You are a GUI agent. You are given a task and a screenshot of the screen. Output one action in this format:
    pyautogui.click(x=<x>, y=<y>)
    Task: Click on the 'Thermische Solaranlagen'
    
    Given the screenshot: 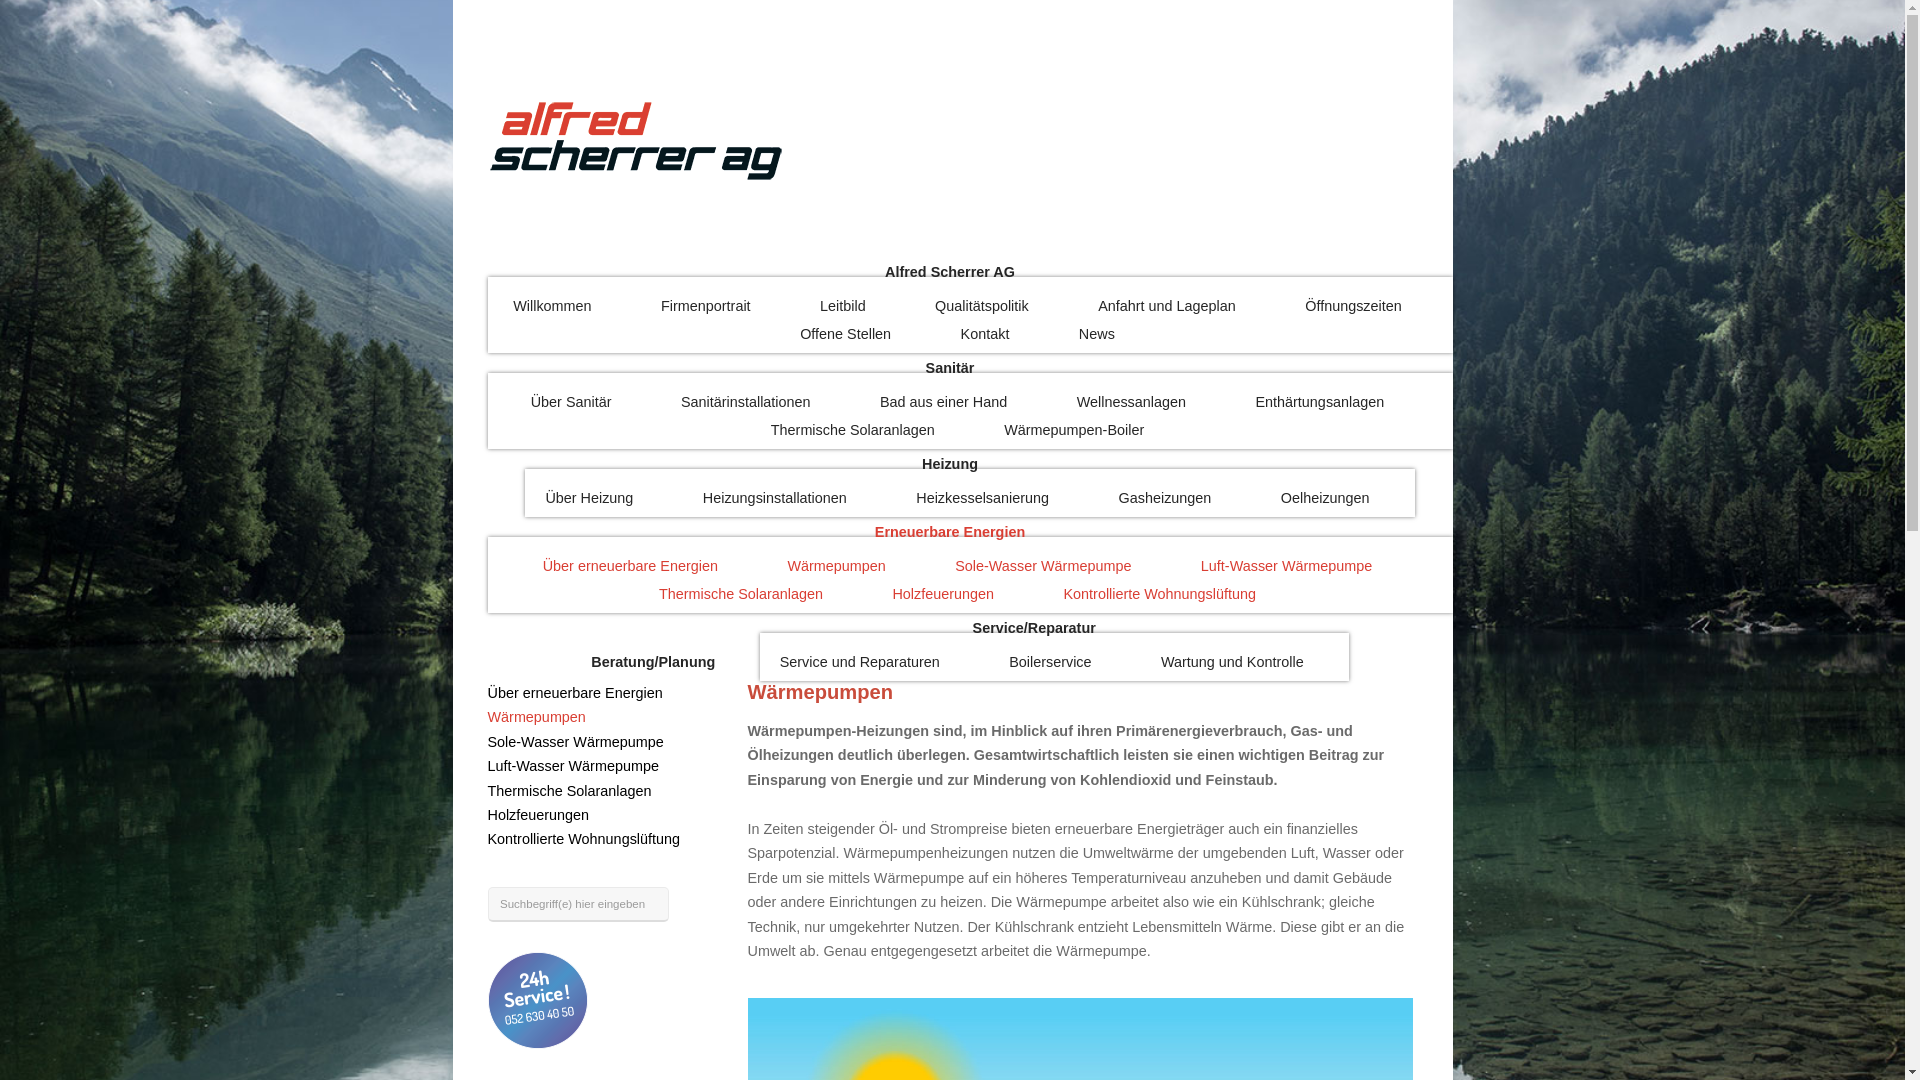 What is the action you would take?
    pyautogui.click(x=770, y=434)
    